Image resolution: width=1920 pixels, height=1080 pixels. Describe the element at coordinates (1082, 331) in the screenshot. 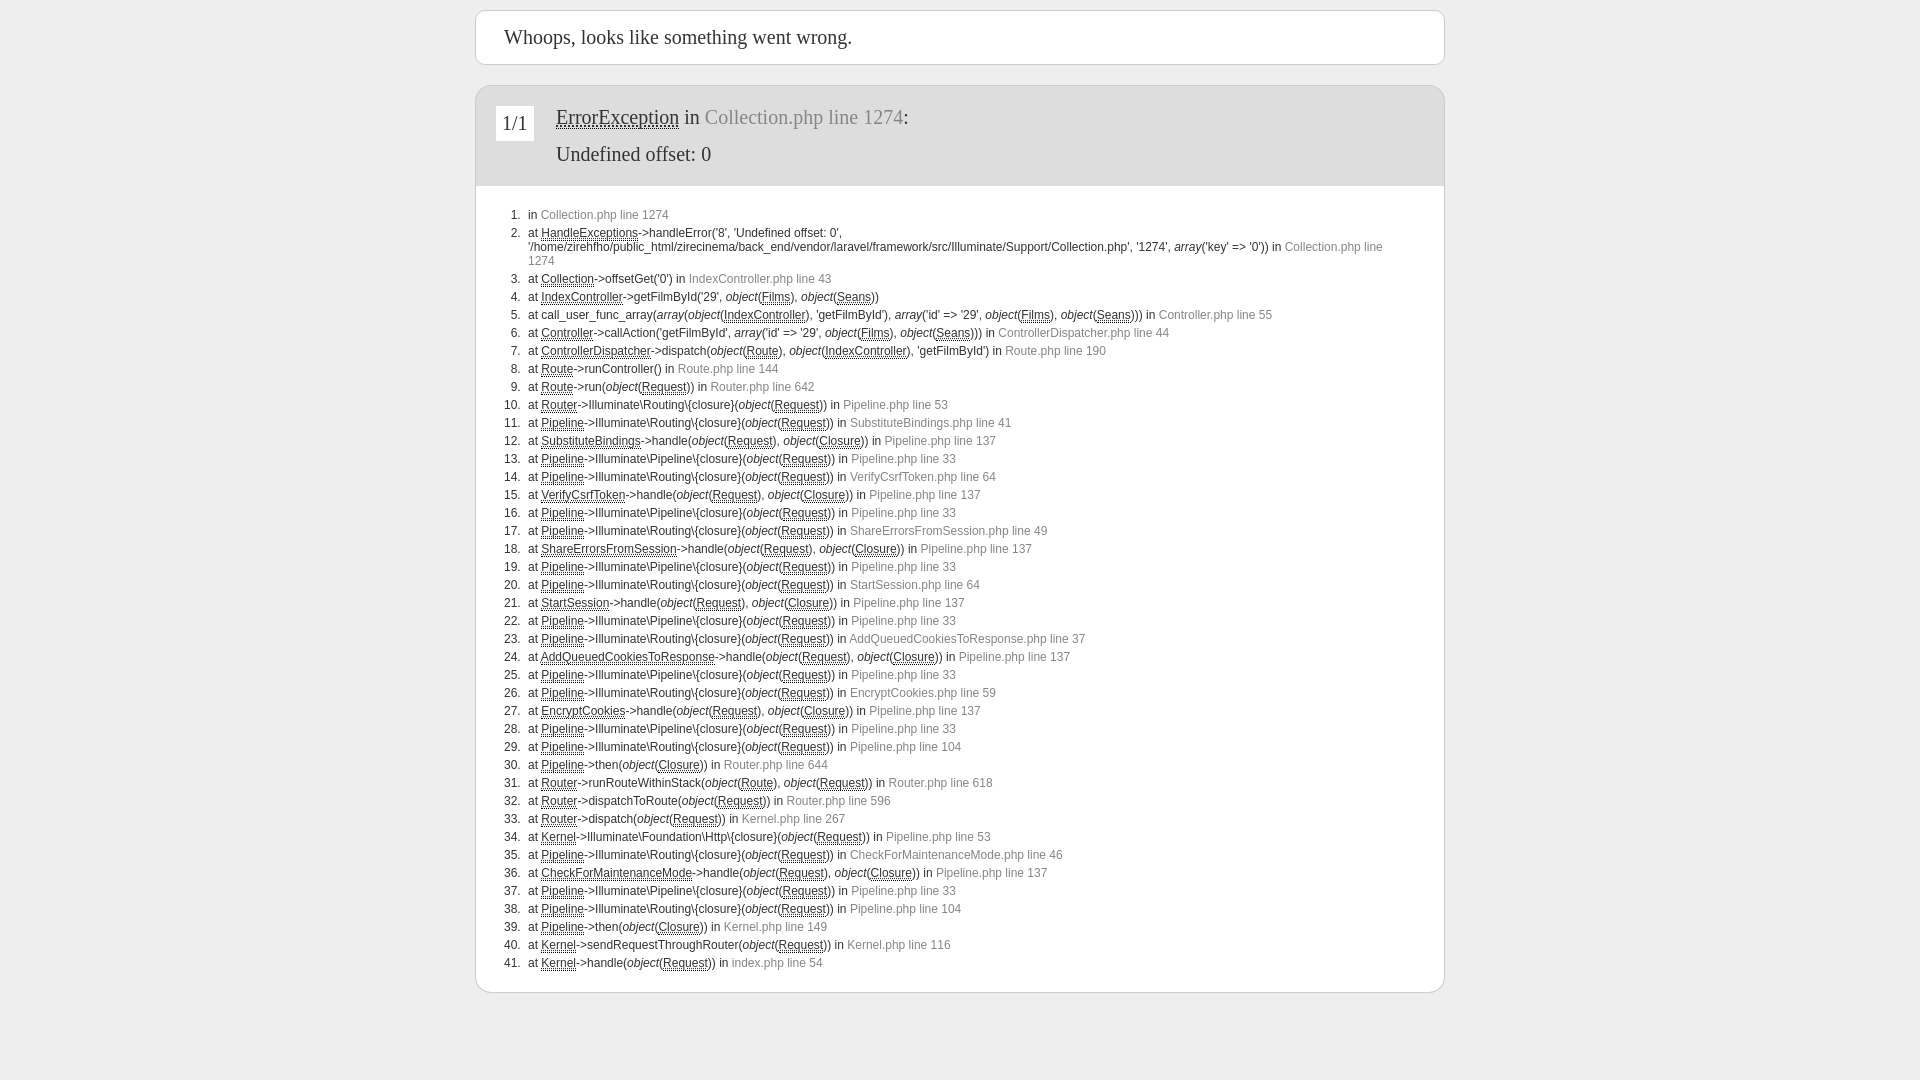

I see `'ControllerDispatcher.php line 44'` at that location.